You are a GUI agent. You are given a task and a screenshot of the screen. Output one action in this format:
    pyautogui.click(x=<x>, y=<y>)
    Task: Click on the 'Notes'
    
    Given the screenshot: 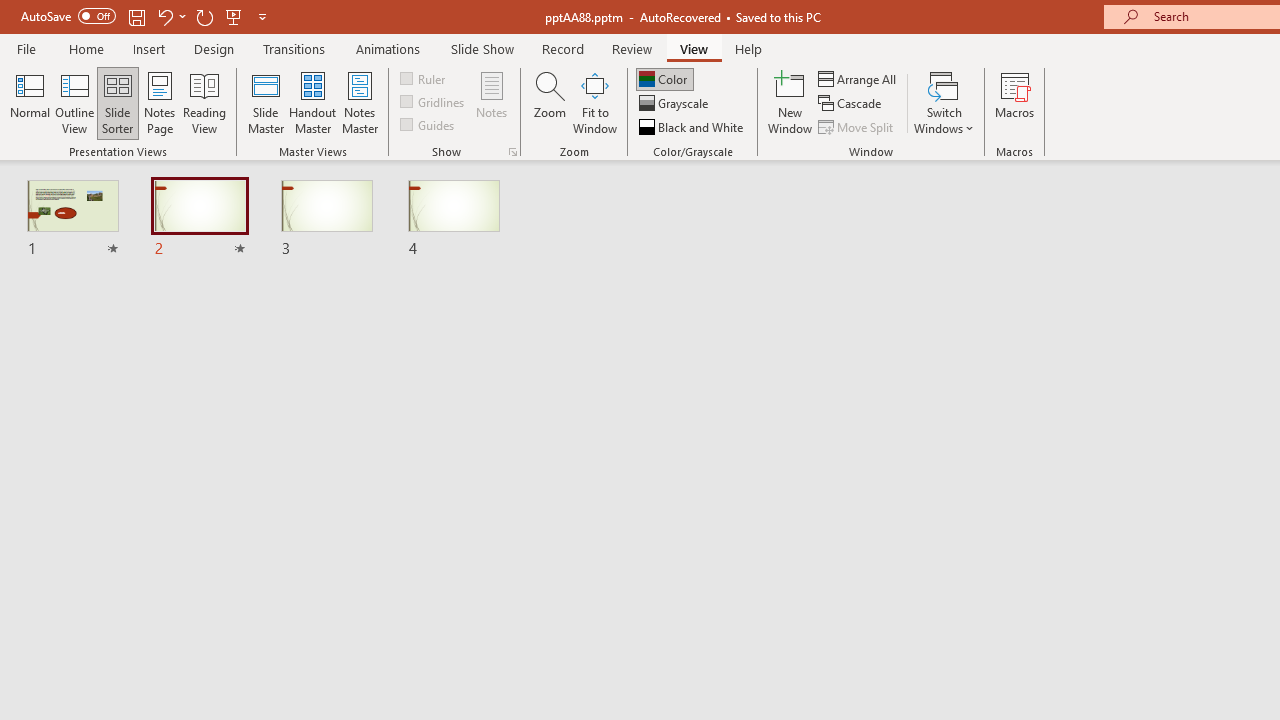 What is the action you would take?
    pyautogui.click(x=492, y=103)
    